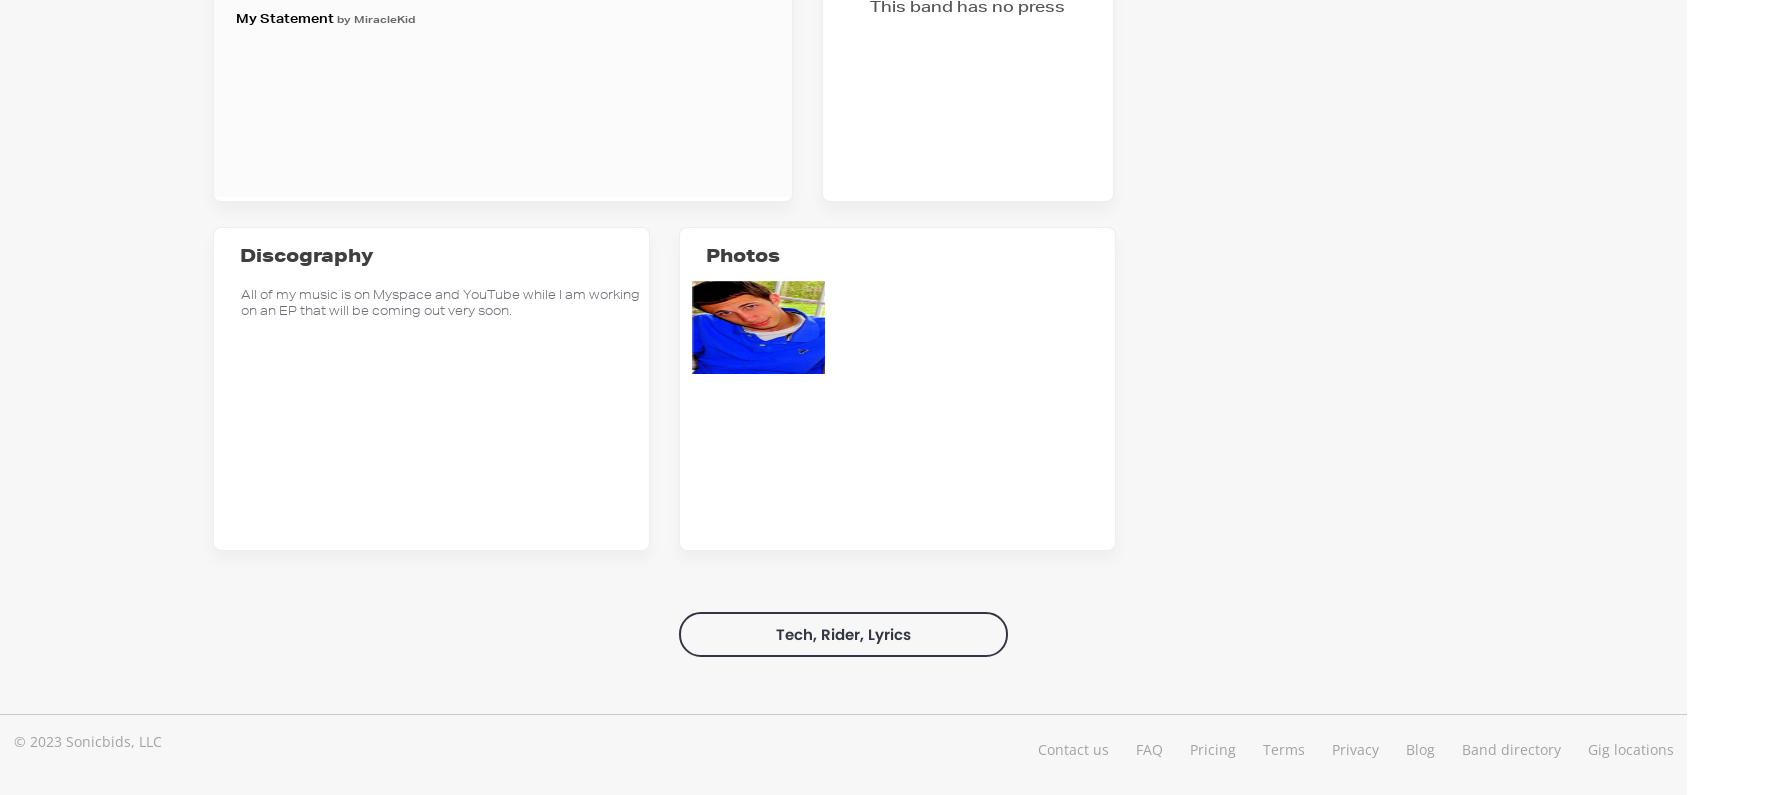  I want to click on 'Privacy', so click(1330, 747).